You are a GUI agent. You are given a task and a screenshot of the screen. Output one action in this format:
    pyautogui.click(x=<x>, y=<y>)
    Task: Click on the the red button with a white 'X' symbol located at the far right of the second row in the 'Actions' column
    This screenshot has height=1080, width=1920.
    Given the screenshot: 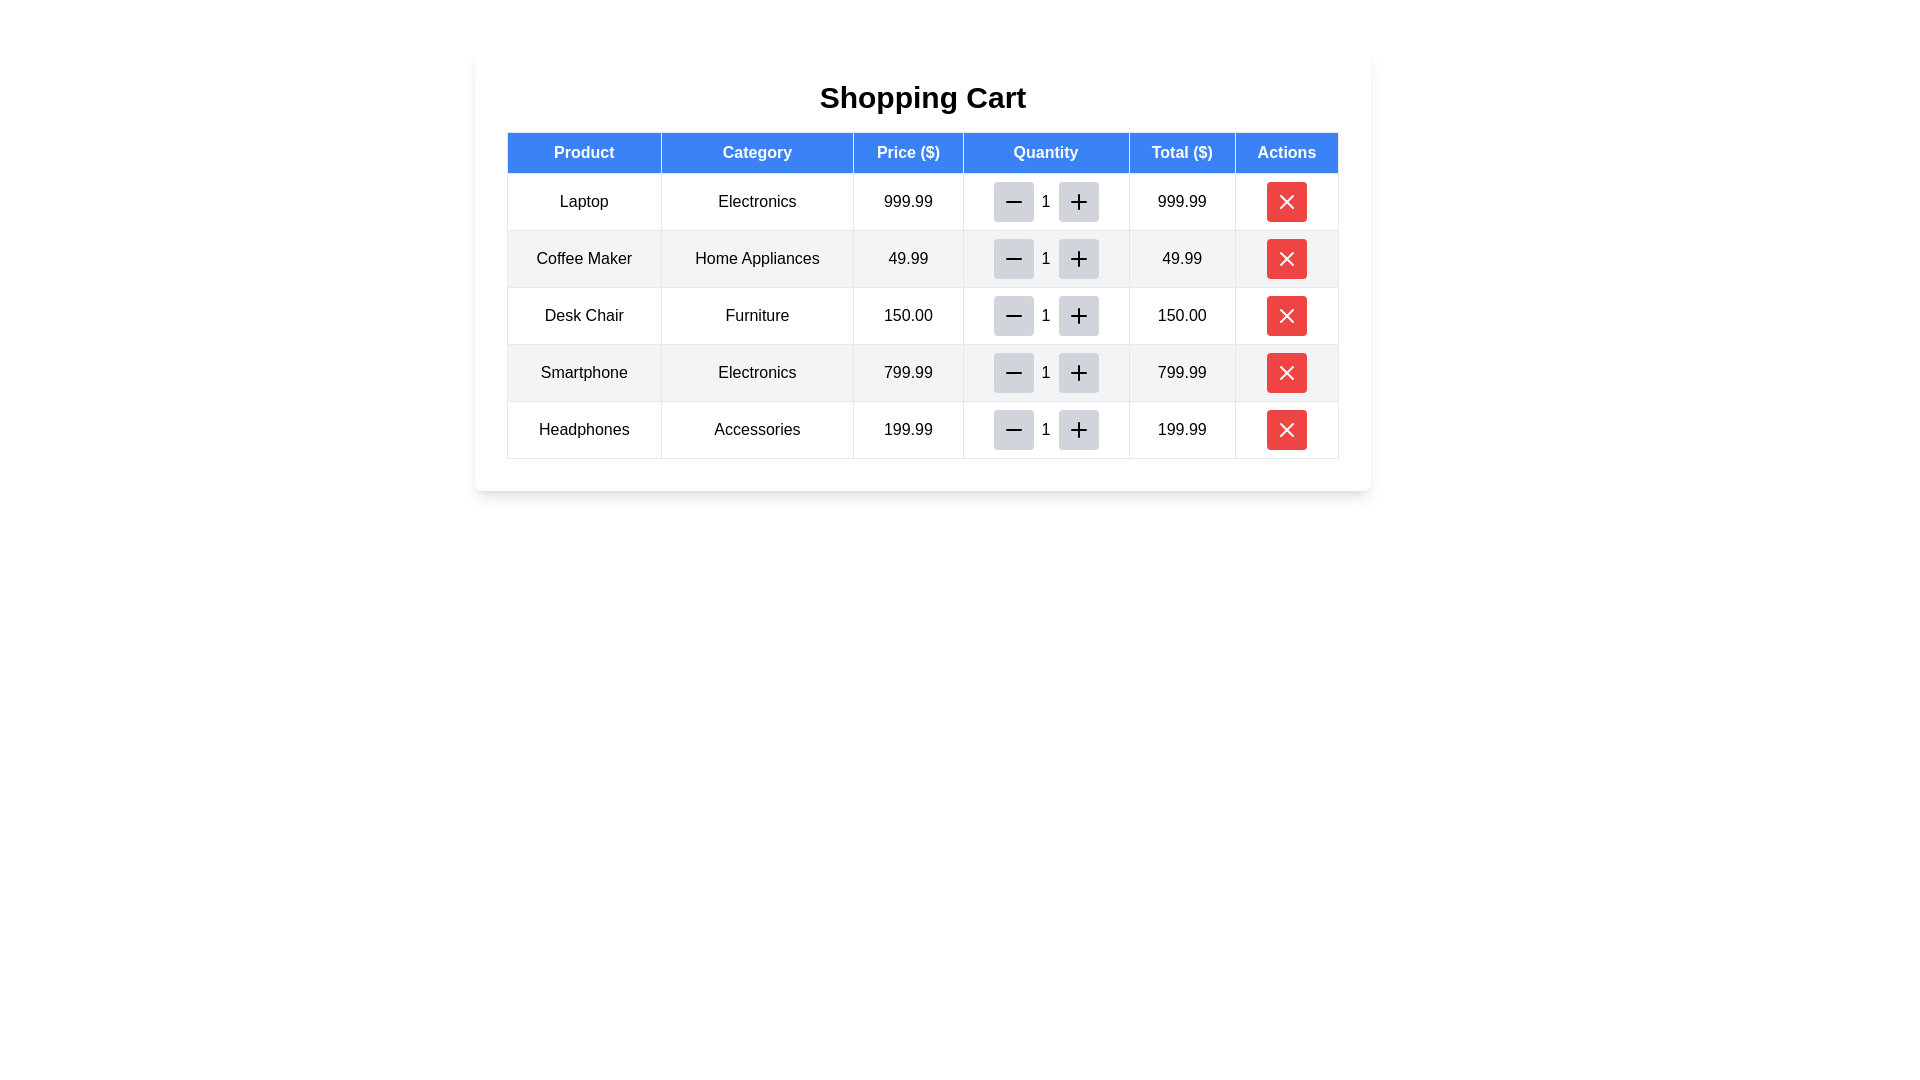 What is the action you would take?
    pyautogui.click(x=1286, y=257)
    